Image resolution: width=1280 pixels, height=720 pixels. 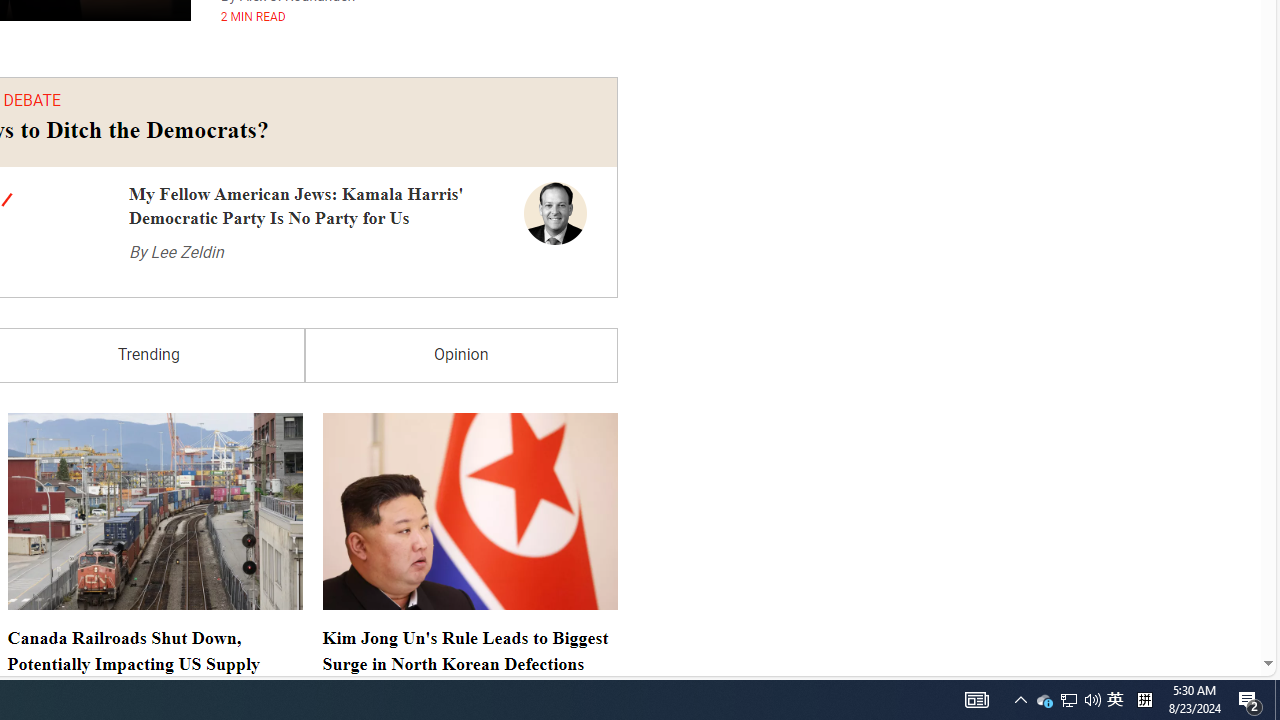 What do you see at coordinates (176, 251) in the screenshot?
I see `'By Lee Zeldin'` at bounding box center [176, 251].